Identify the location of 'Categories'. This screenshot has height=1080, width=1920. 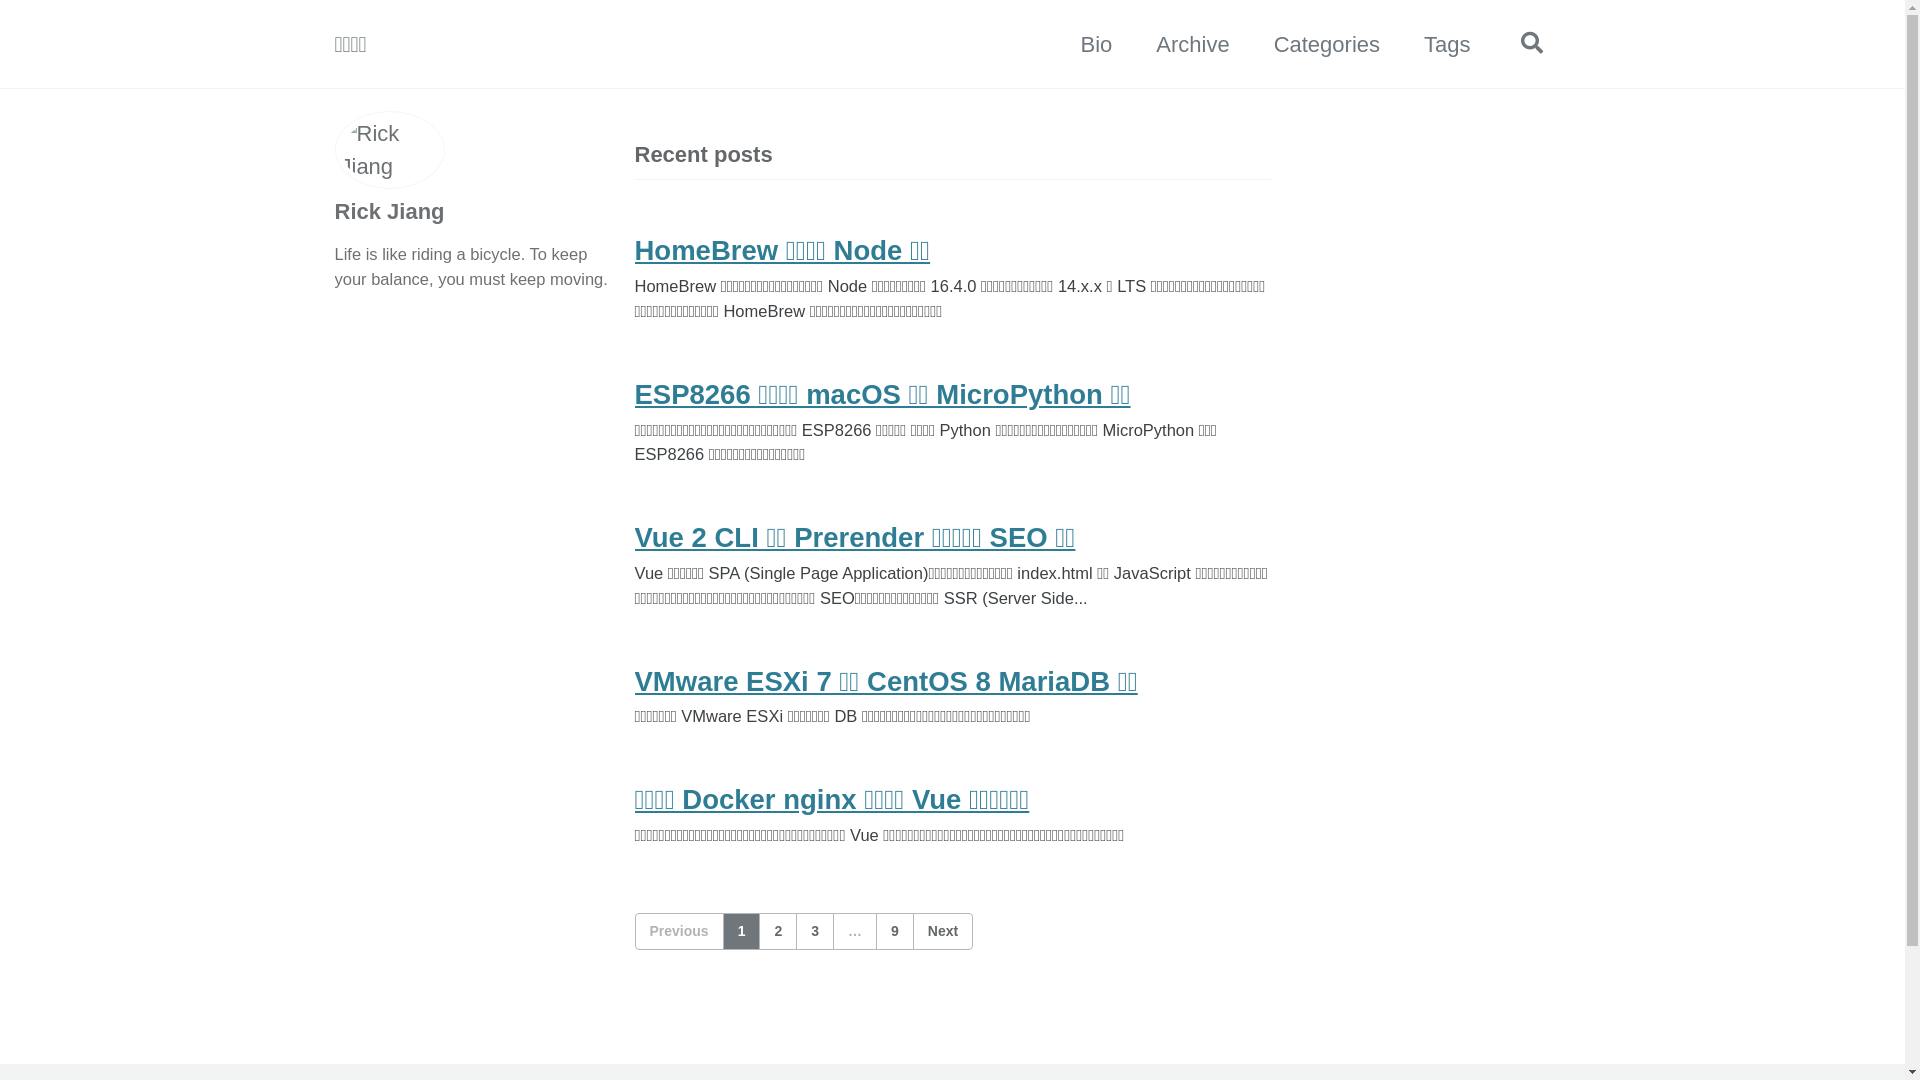
(1272, 44).